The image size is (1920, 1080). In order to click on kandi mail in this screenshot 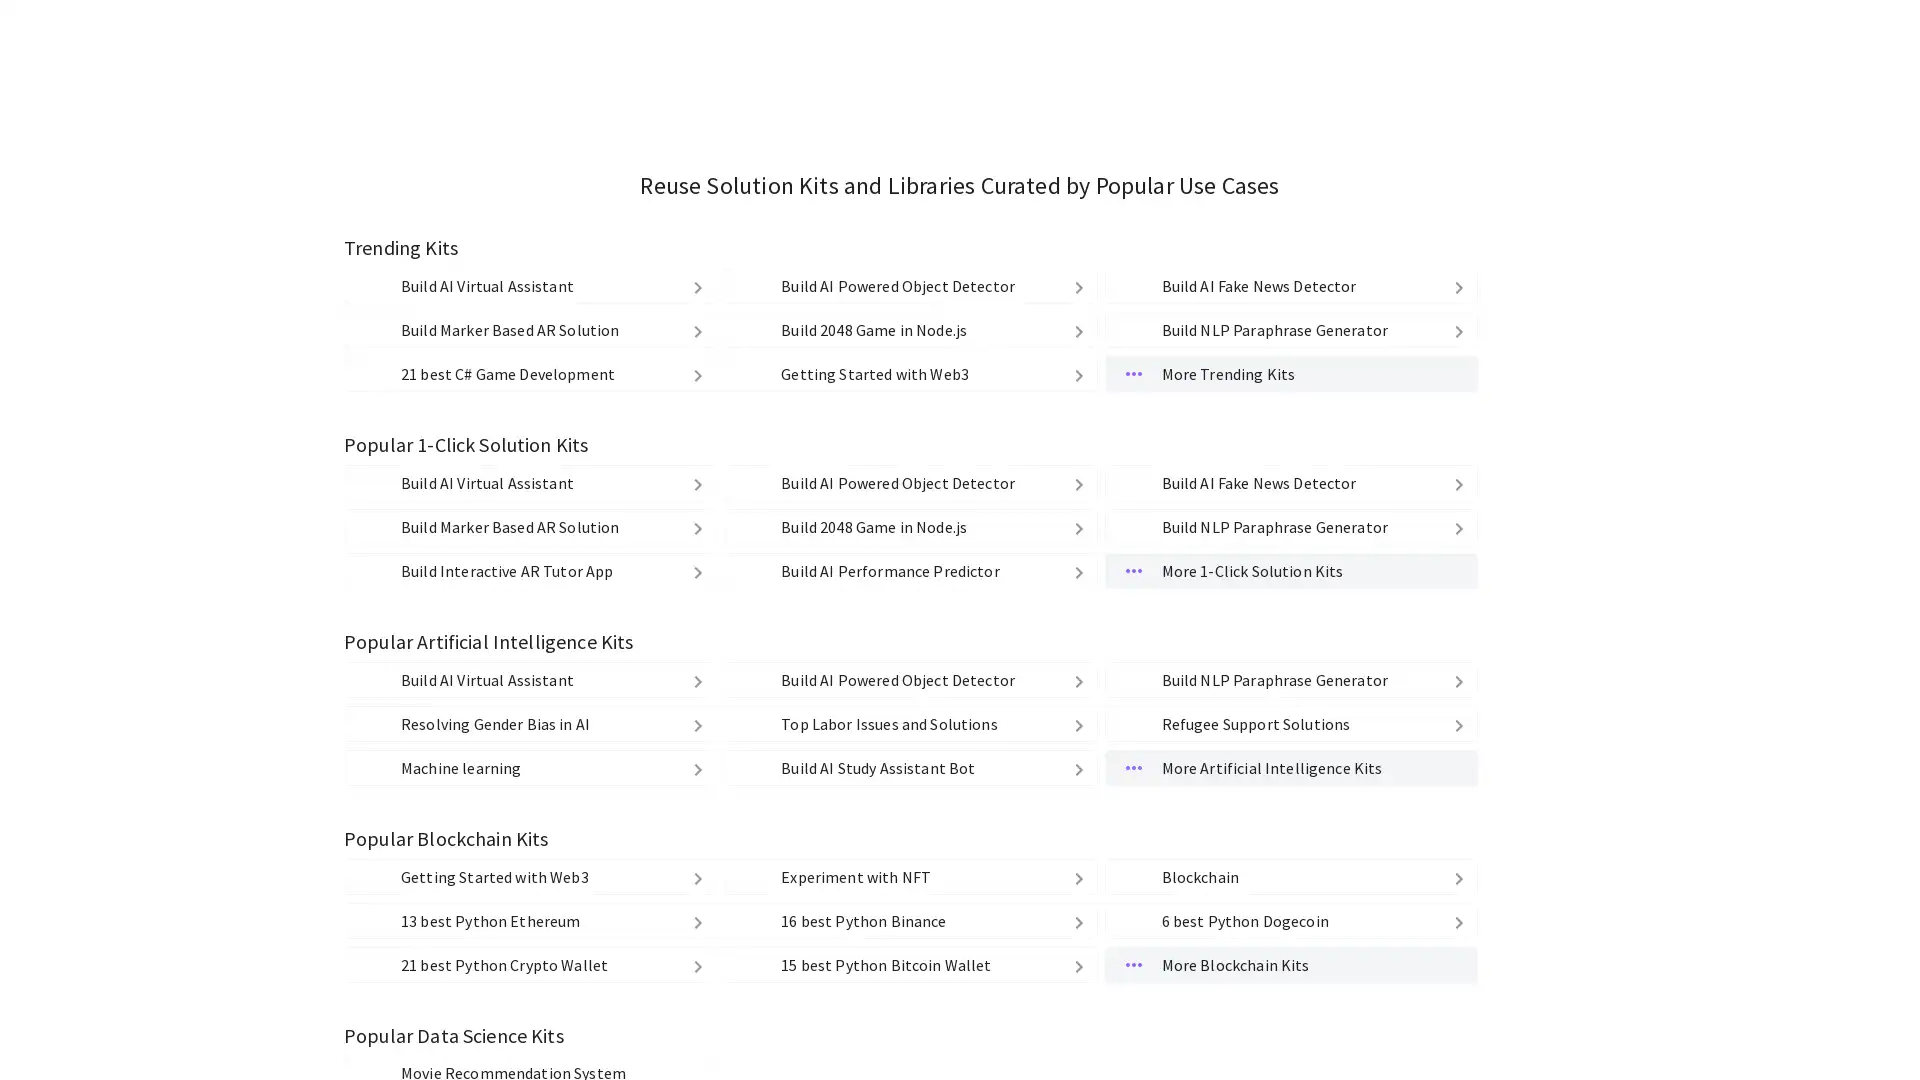, I will do `click(1871, 68)`.